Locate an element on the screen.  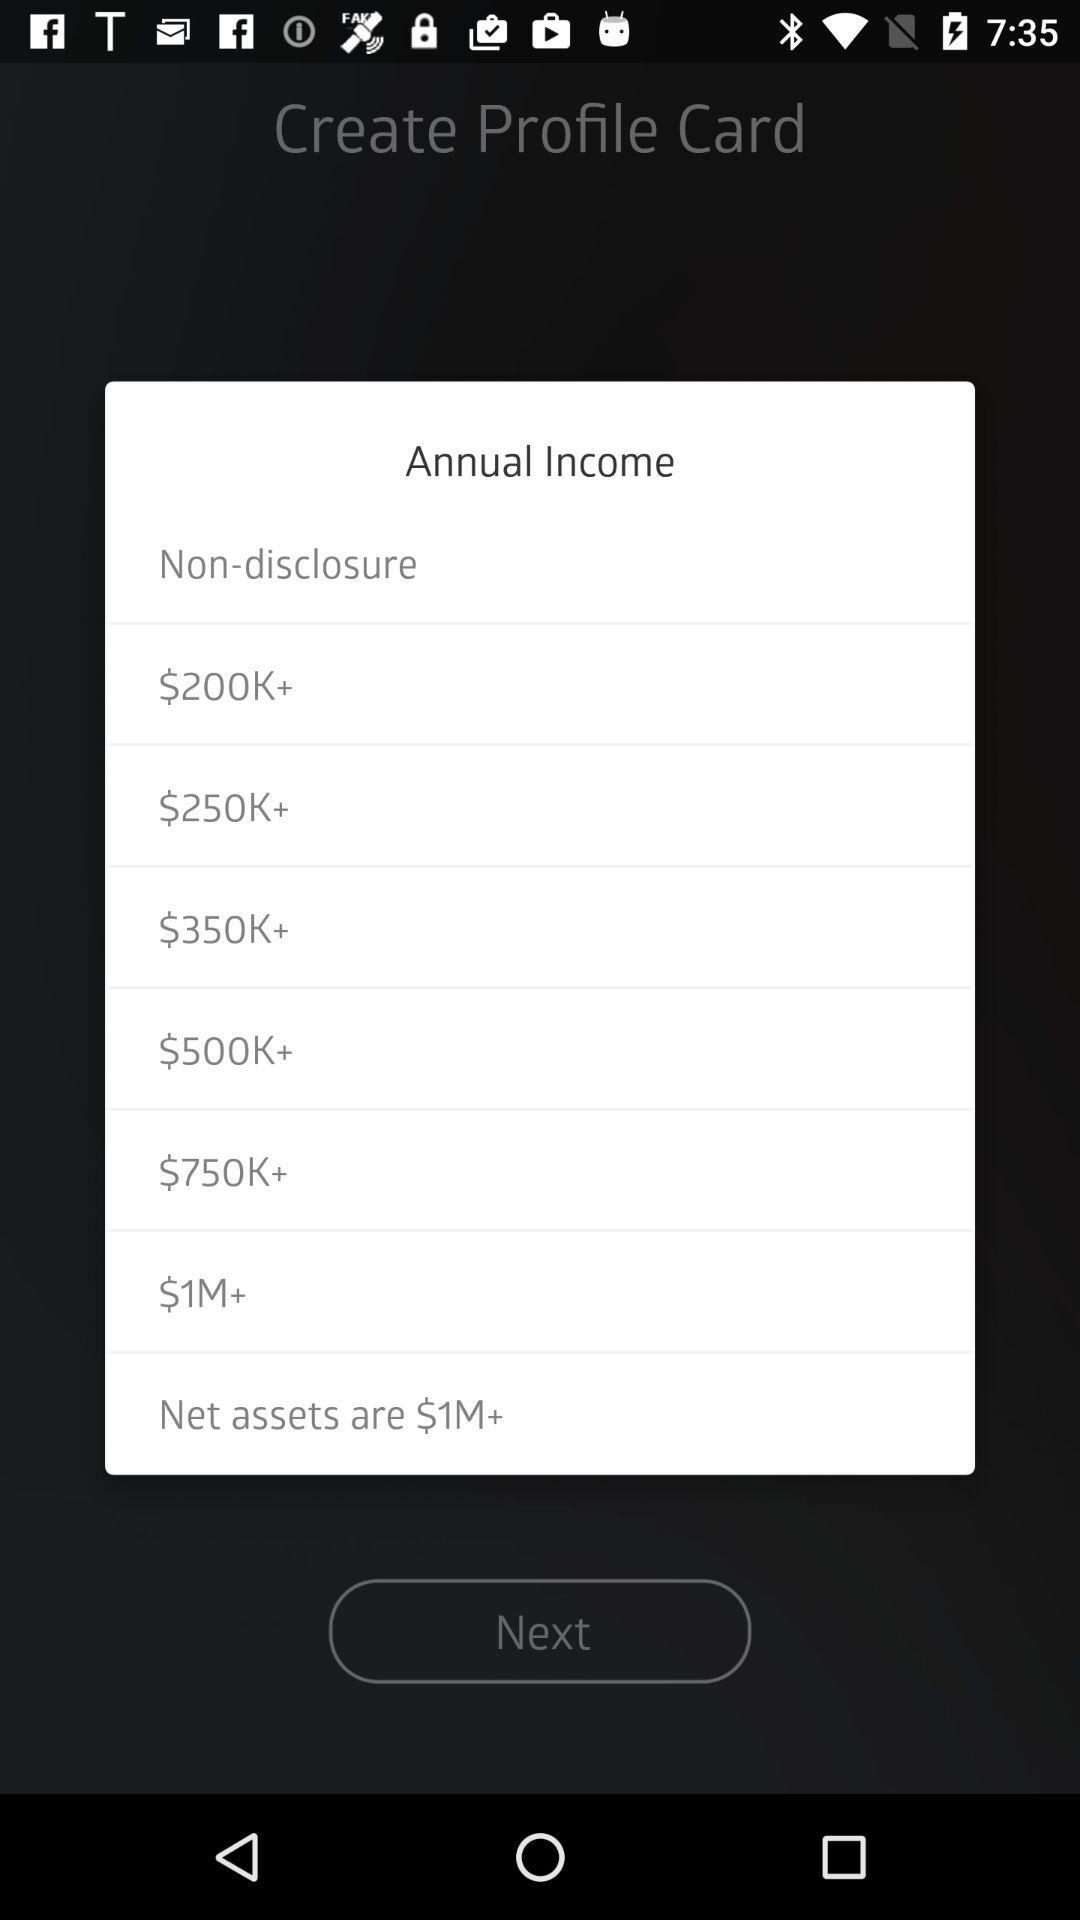
icon below $250k+ is located at coordinates (540, 925).